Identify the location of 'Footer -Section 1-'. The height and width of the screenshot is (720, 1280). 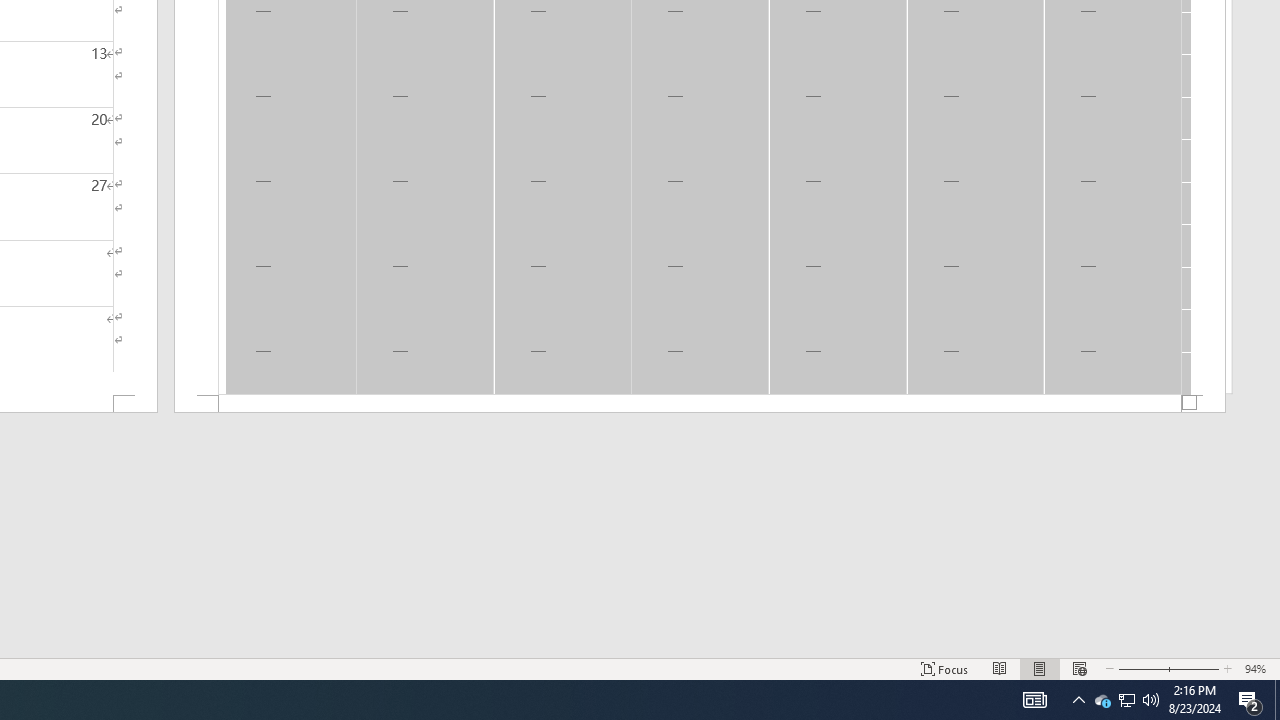
(700, 404).